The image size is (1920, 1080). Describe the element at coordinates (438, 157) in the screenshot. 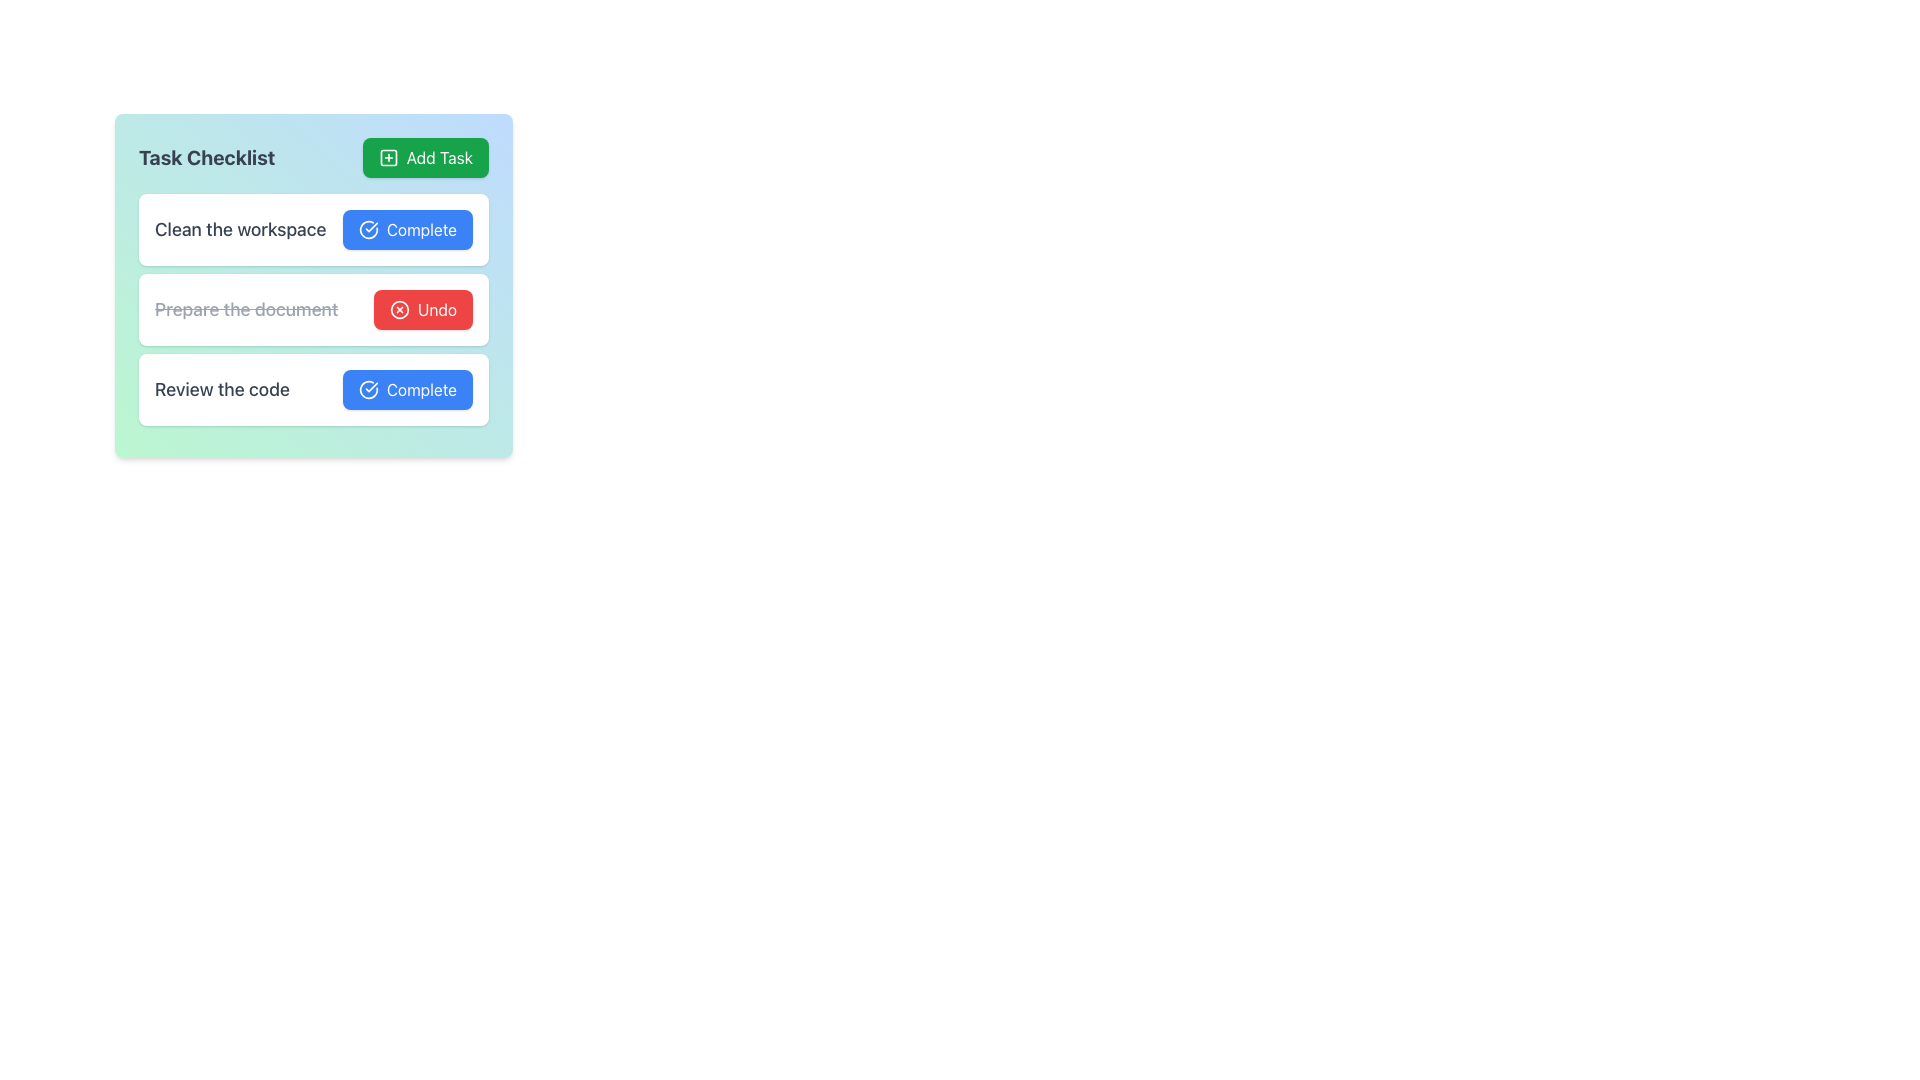

I see `the 'Add Task' button which features white text on a green background, located at the top-right of the 'Task Checklist' box, next to a square-plus icon` at that location.